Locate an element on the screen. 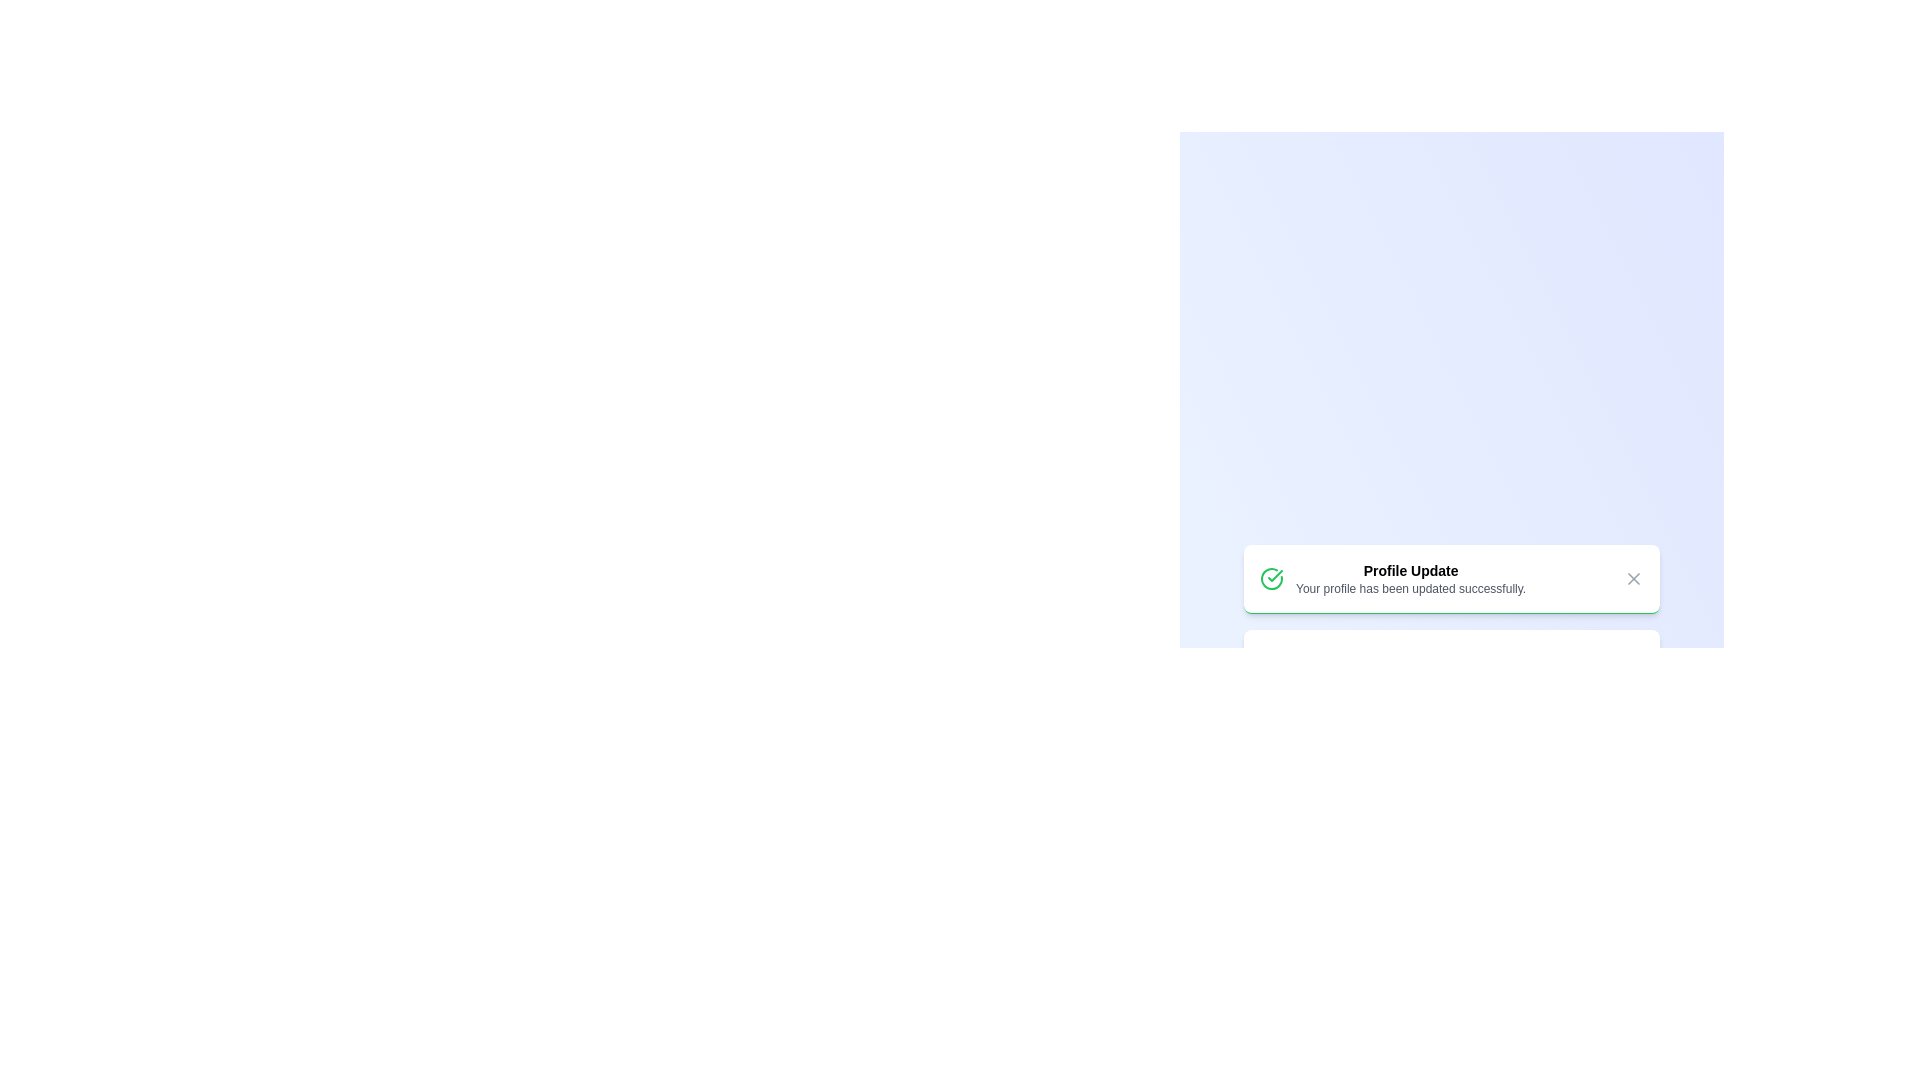 This screenshot has height=1080, width=1920. the notification by clicking on the text label that reads 'Your profile has been updated successfully.' is located at coordinates (1410, 587).